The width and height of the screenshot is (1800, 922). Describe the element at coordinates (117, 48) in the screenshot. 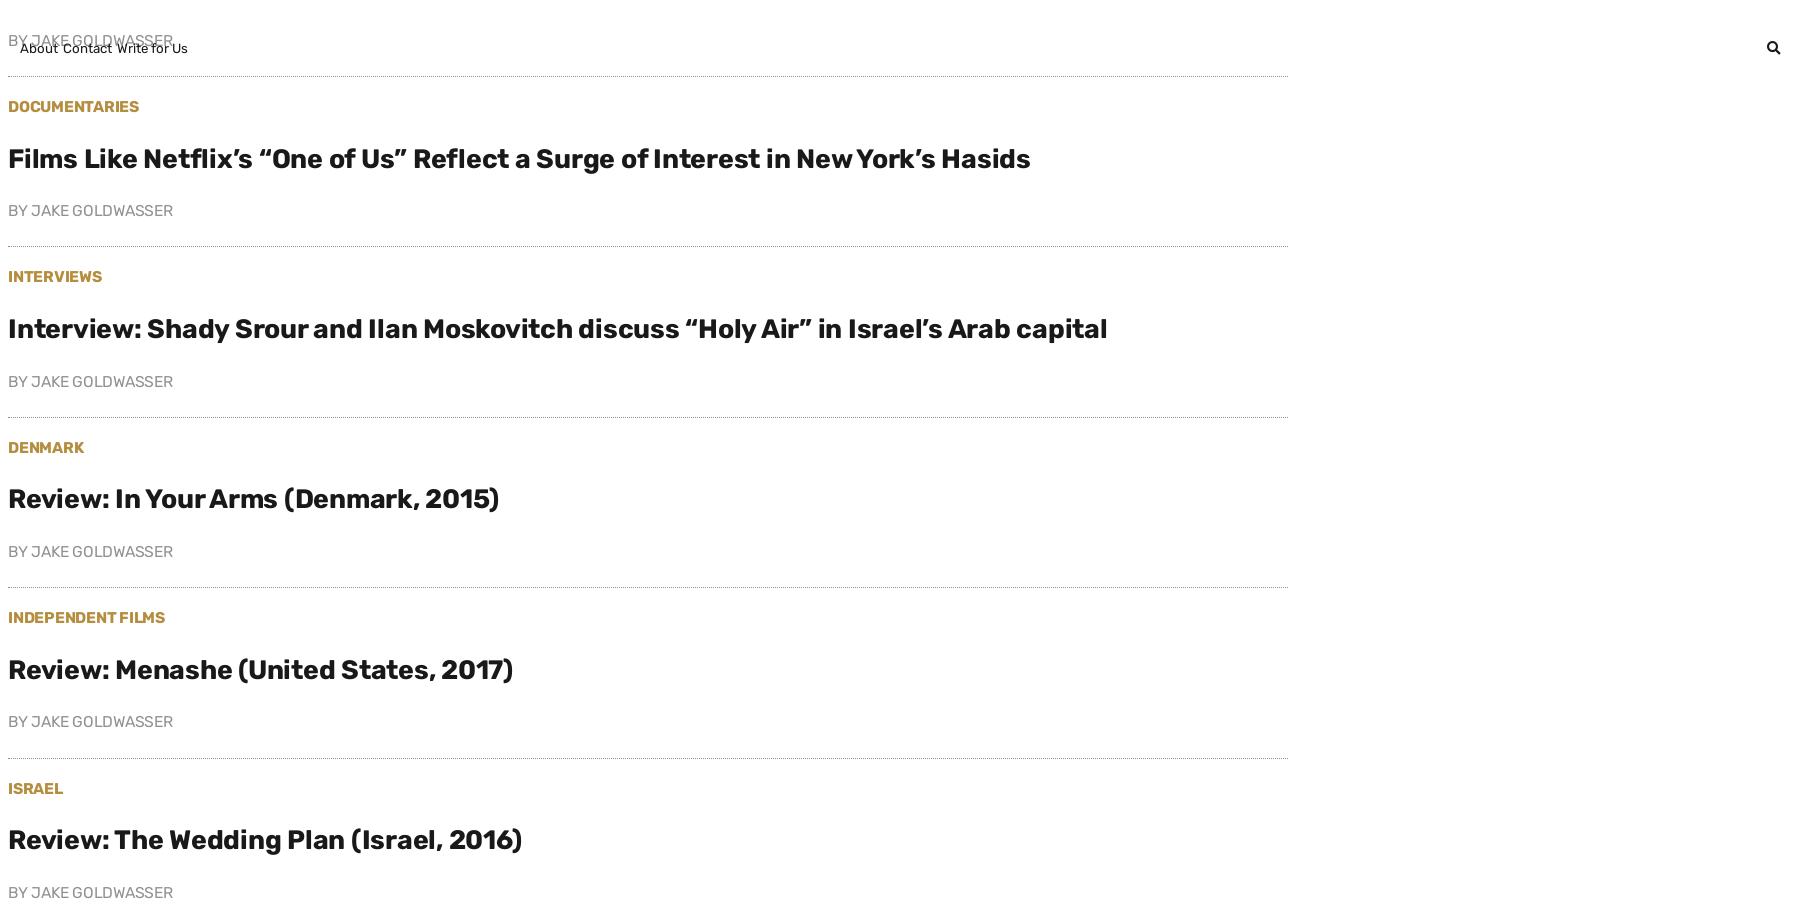

I see `'Write for Us'` at that location.